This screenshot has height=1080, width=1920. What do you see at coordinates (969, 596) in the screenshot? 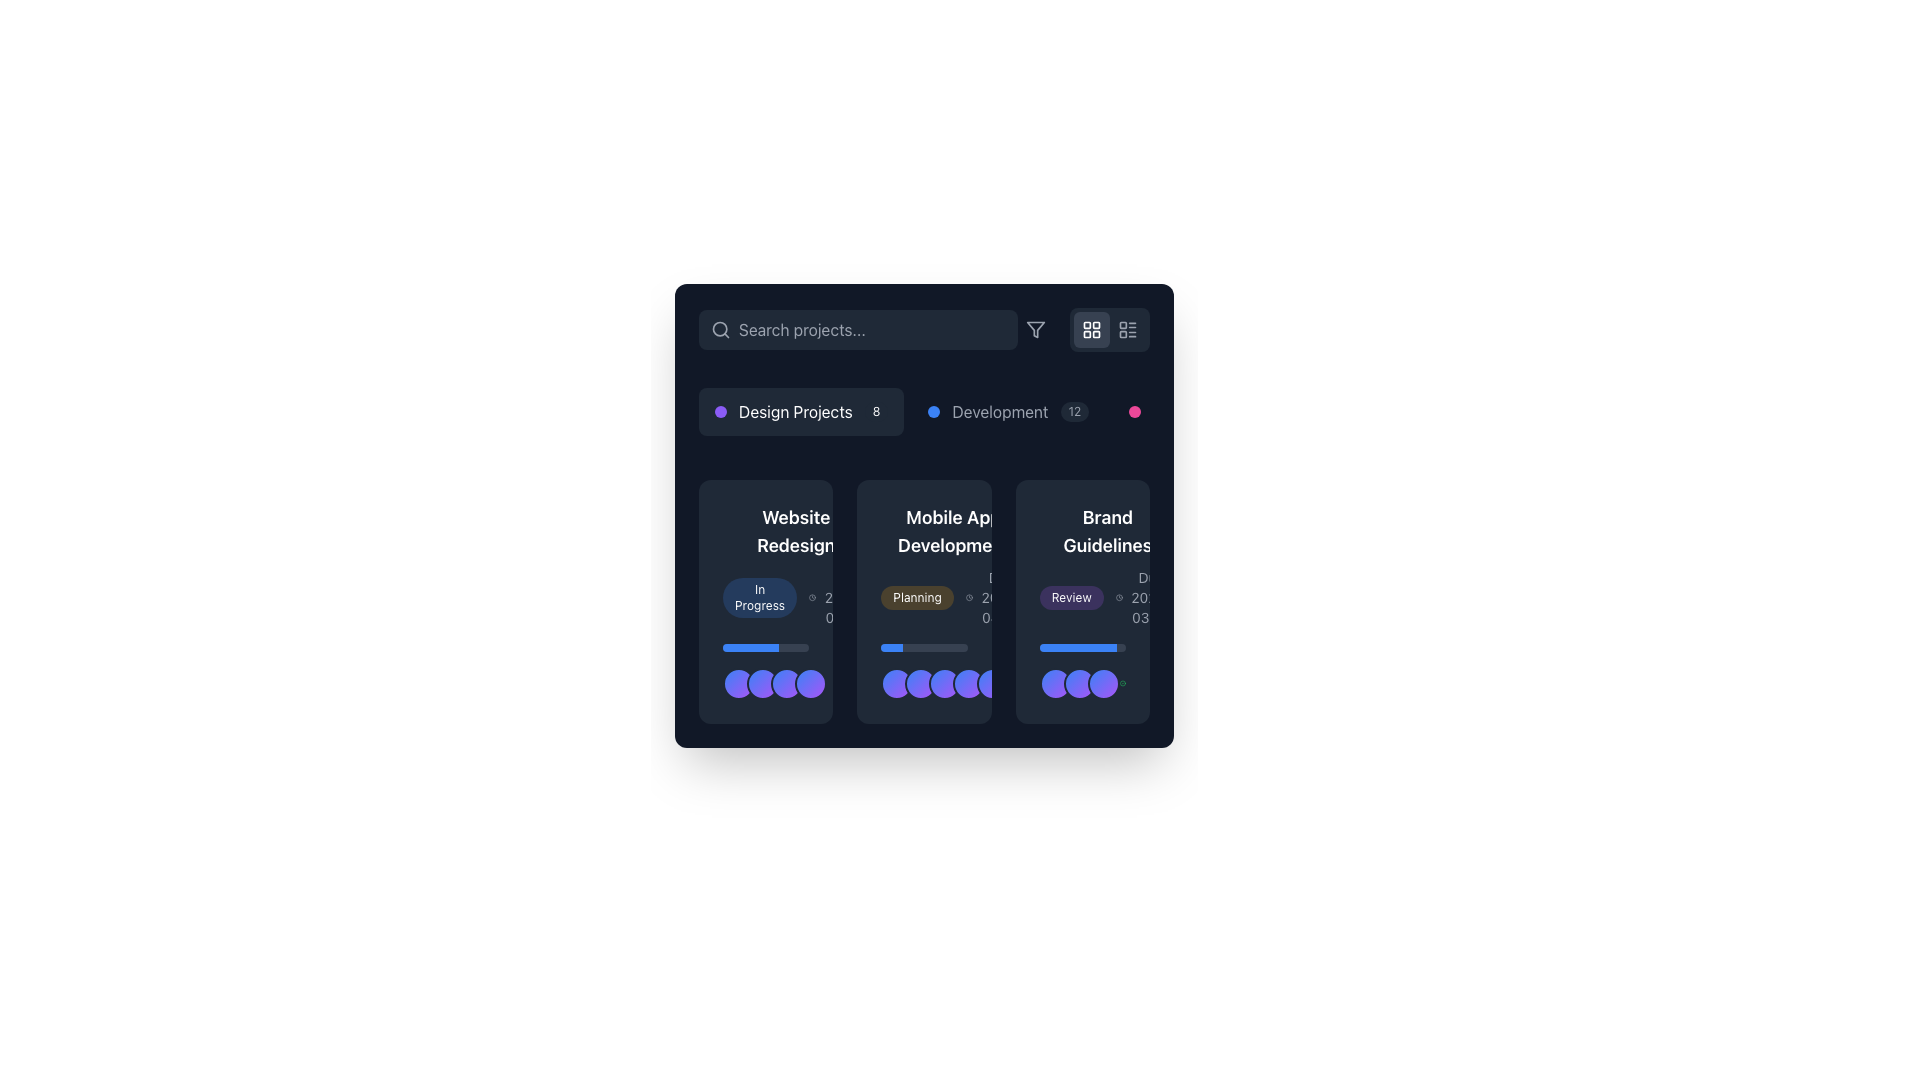
I see `the clock icon located immediately to the left of the text 'Due 2024-04-01'` at bounding box center [969, 596].